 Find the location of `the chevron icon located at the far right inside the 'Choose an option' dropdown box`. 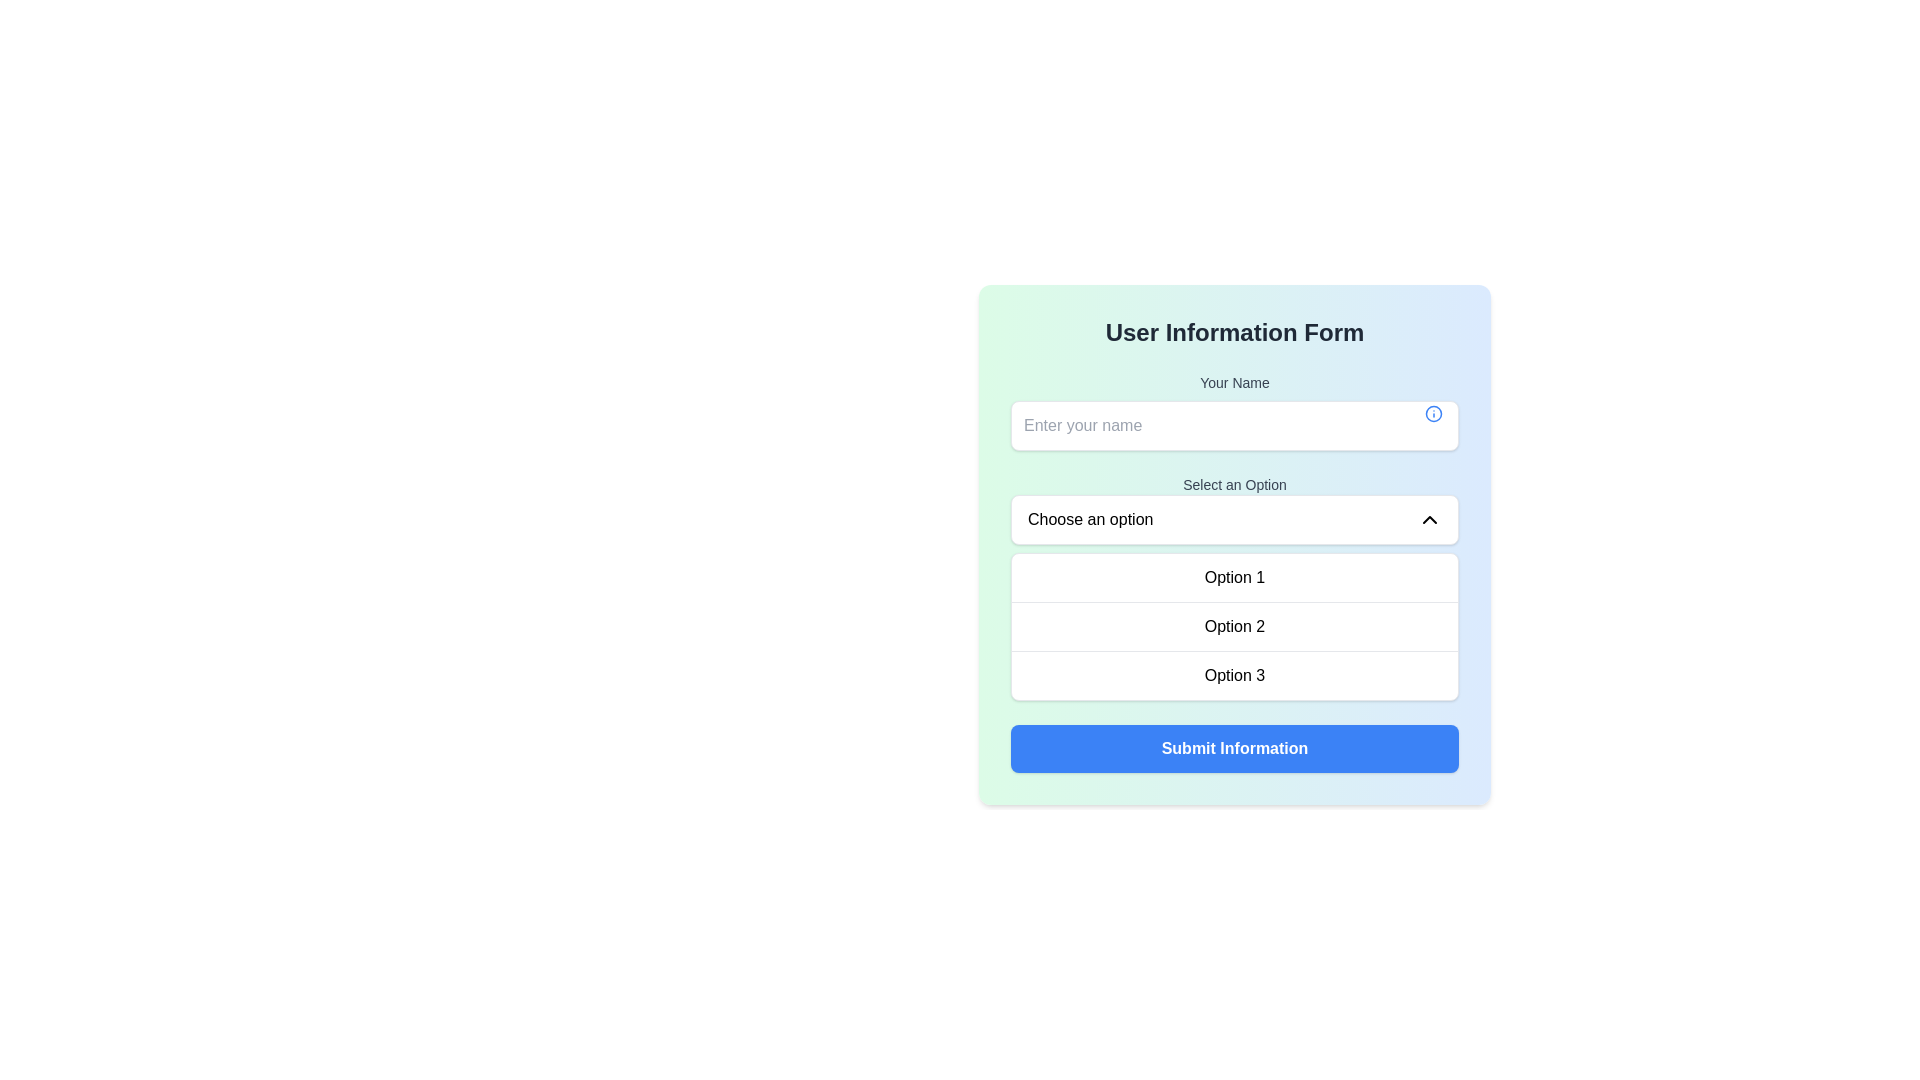

the chevron icon located at the far right inside the 'Choose an option' dropdown box is located at coordinates (1429, 519).